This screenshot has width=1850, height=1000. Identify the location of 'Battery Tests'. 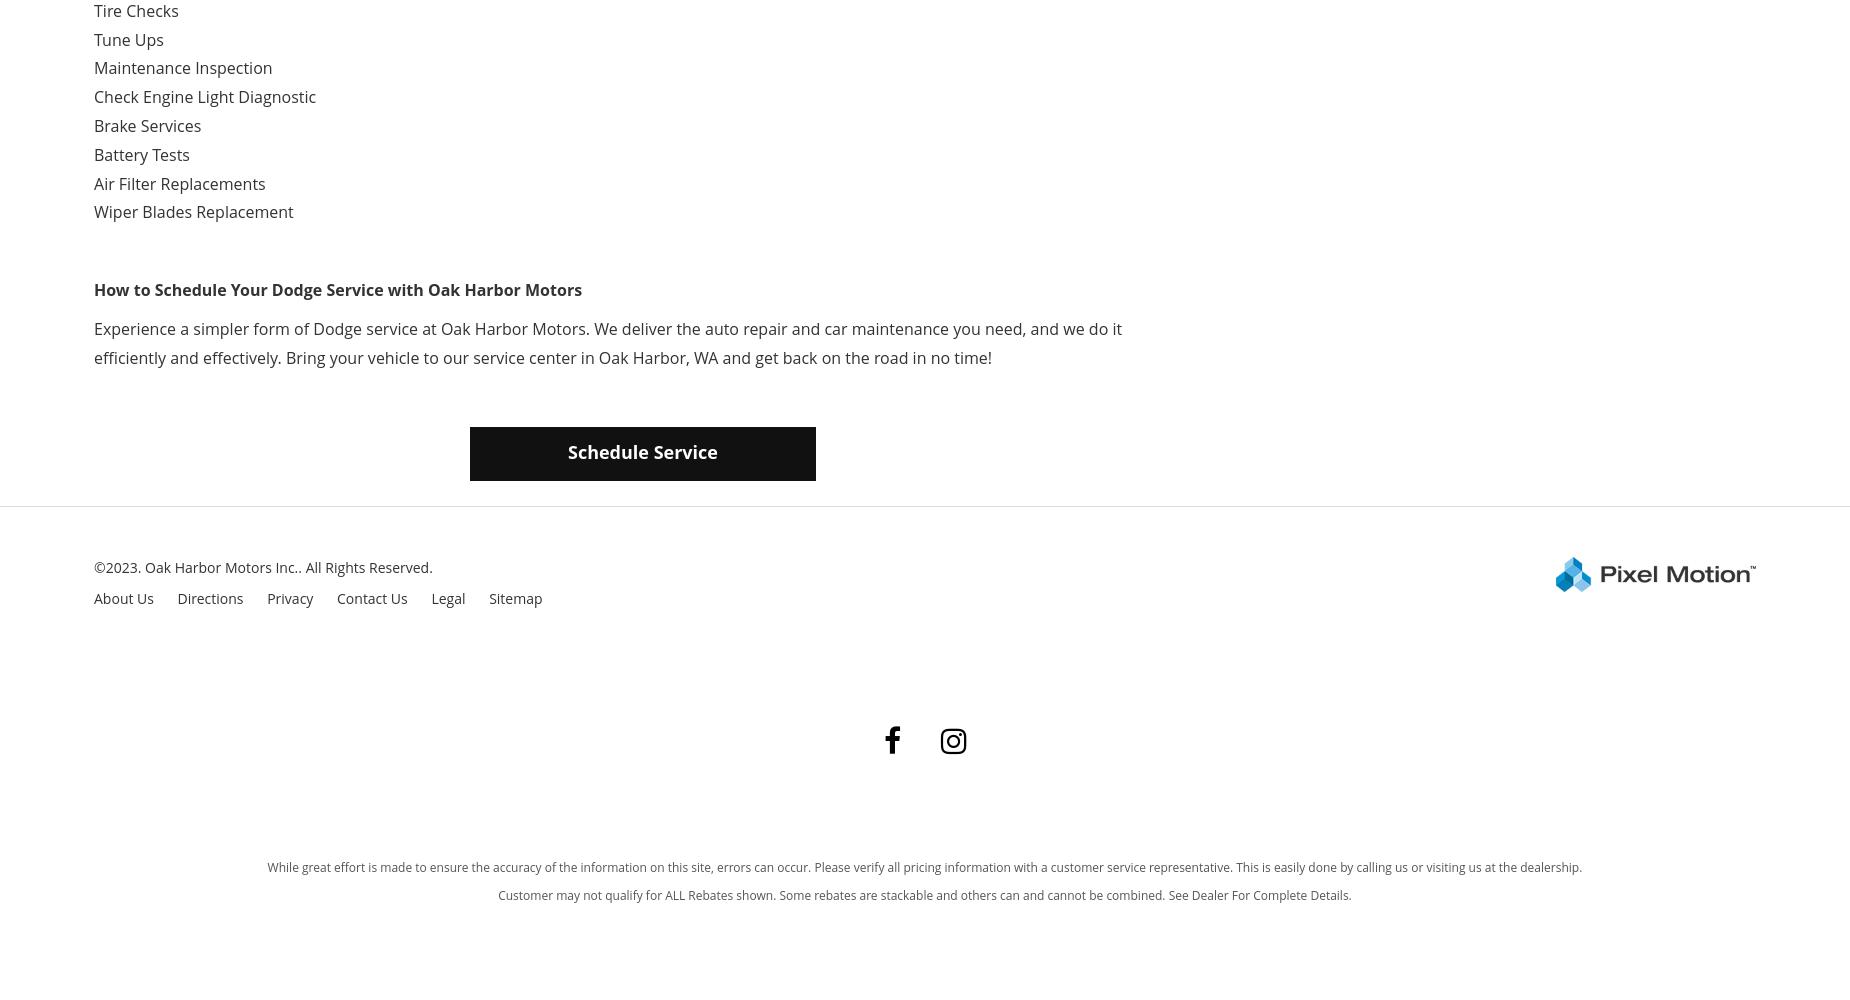
(140, 154).